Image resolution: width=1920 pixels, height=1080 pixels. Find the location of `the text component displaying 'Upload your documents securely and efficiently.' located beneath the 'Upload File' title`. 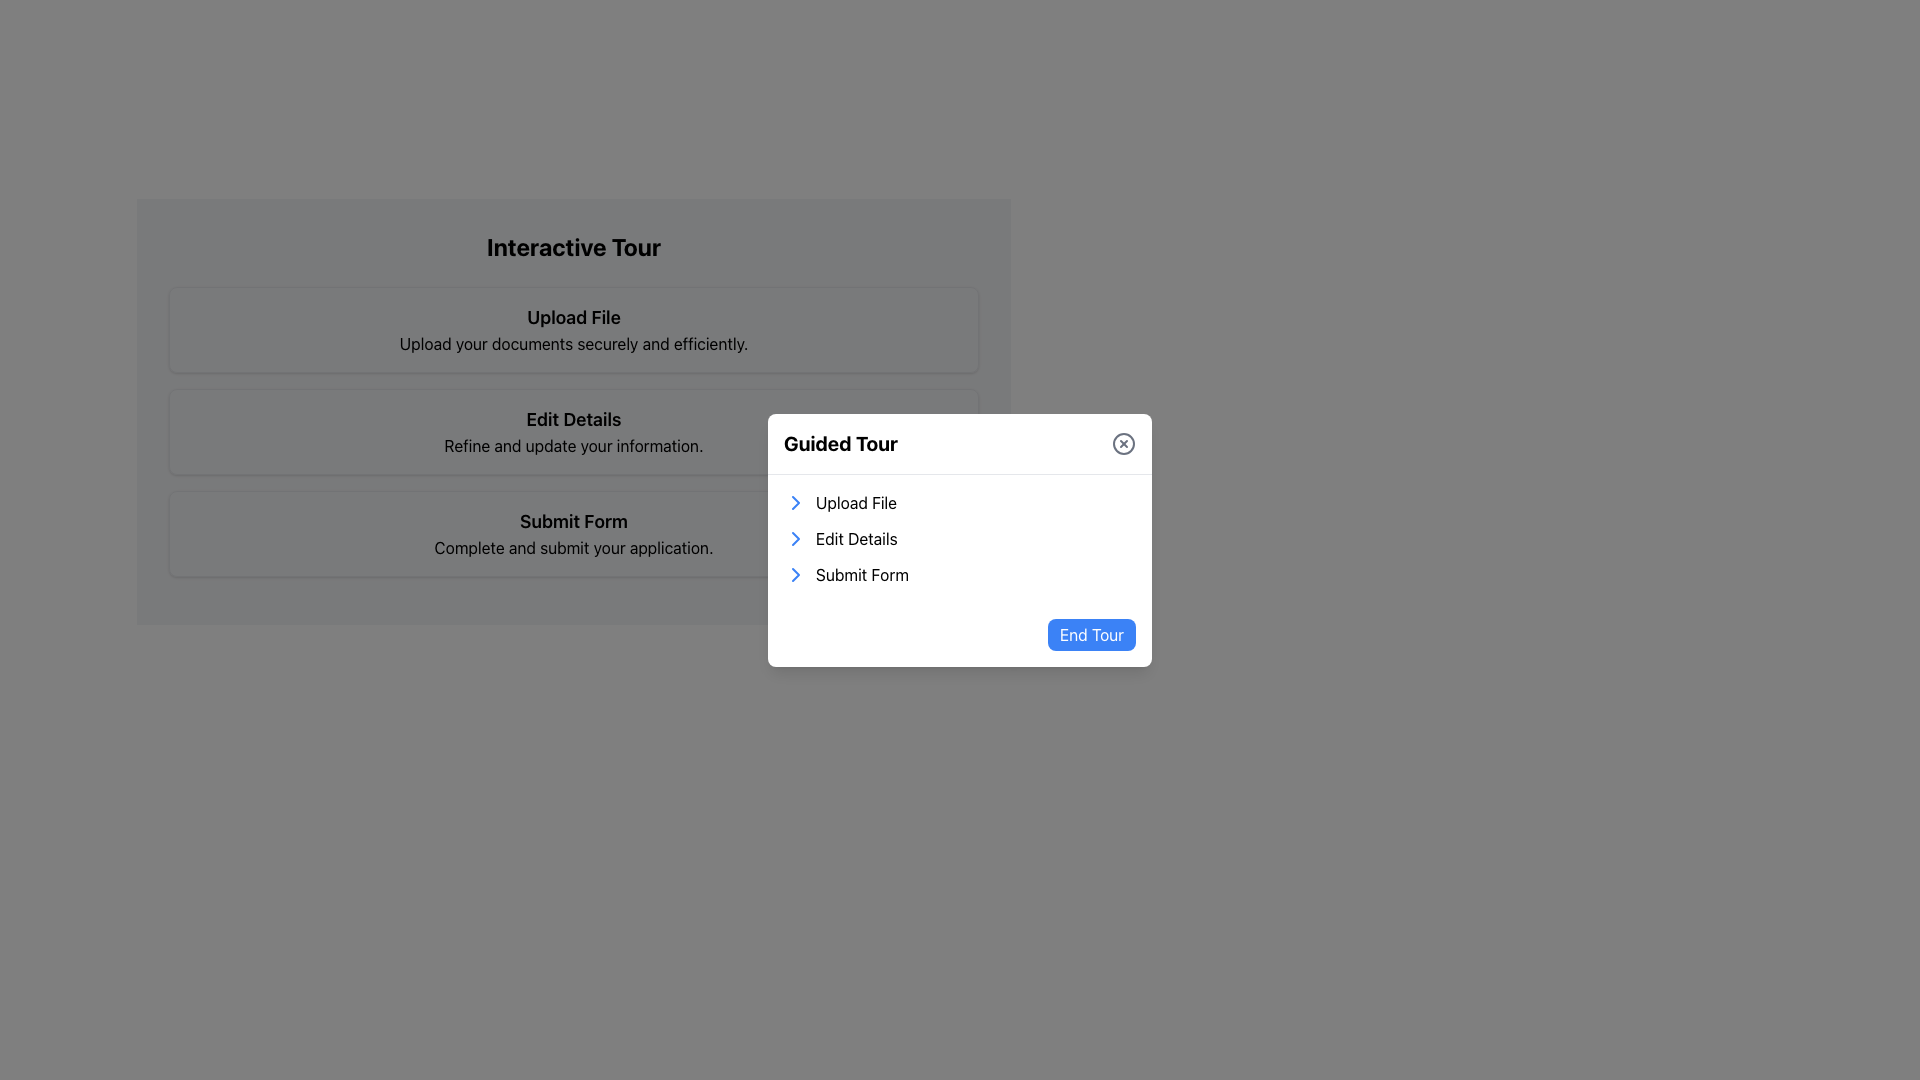

the text component displaying 'Upload your documents securely and efficiently.' located beneath the 'Upload File' title is located at coordinates (573, 342).